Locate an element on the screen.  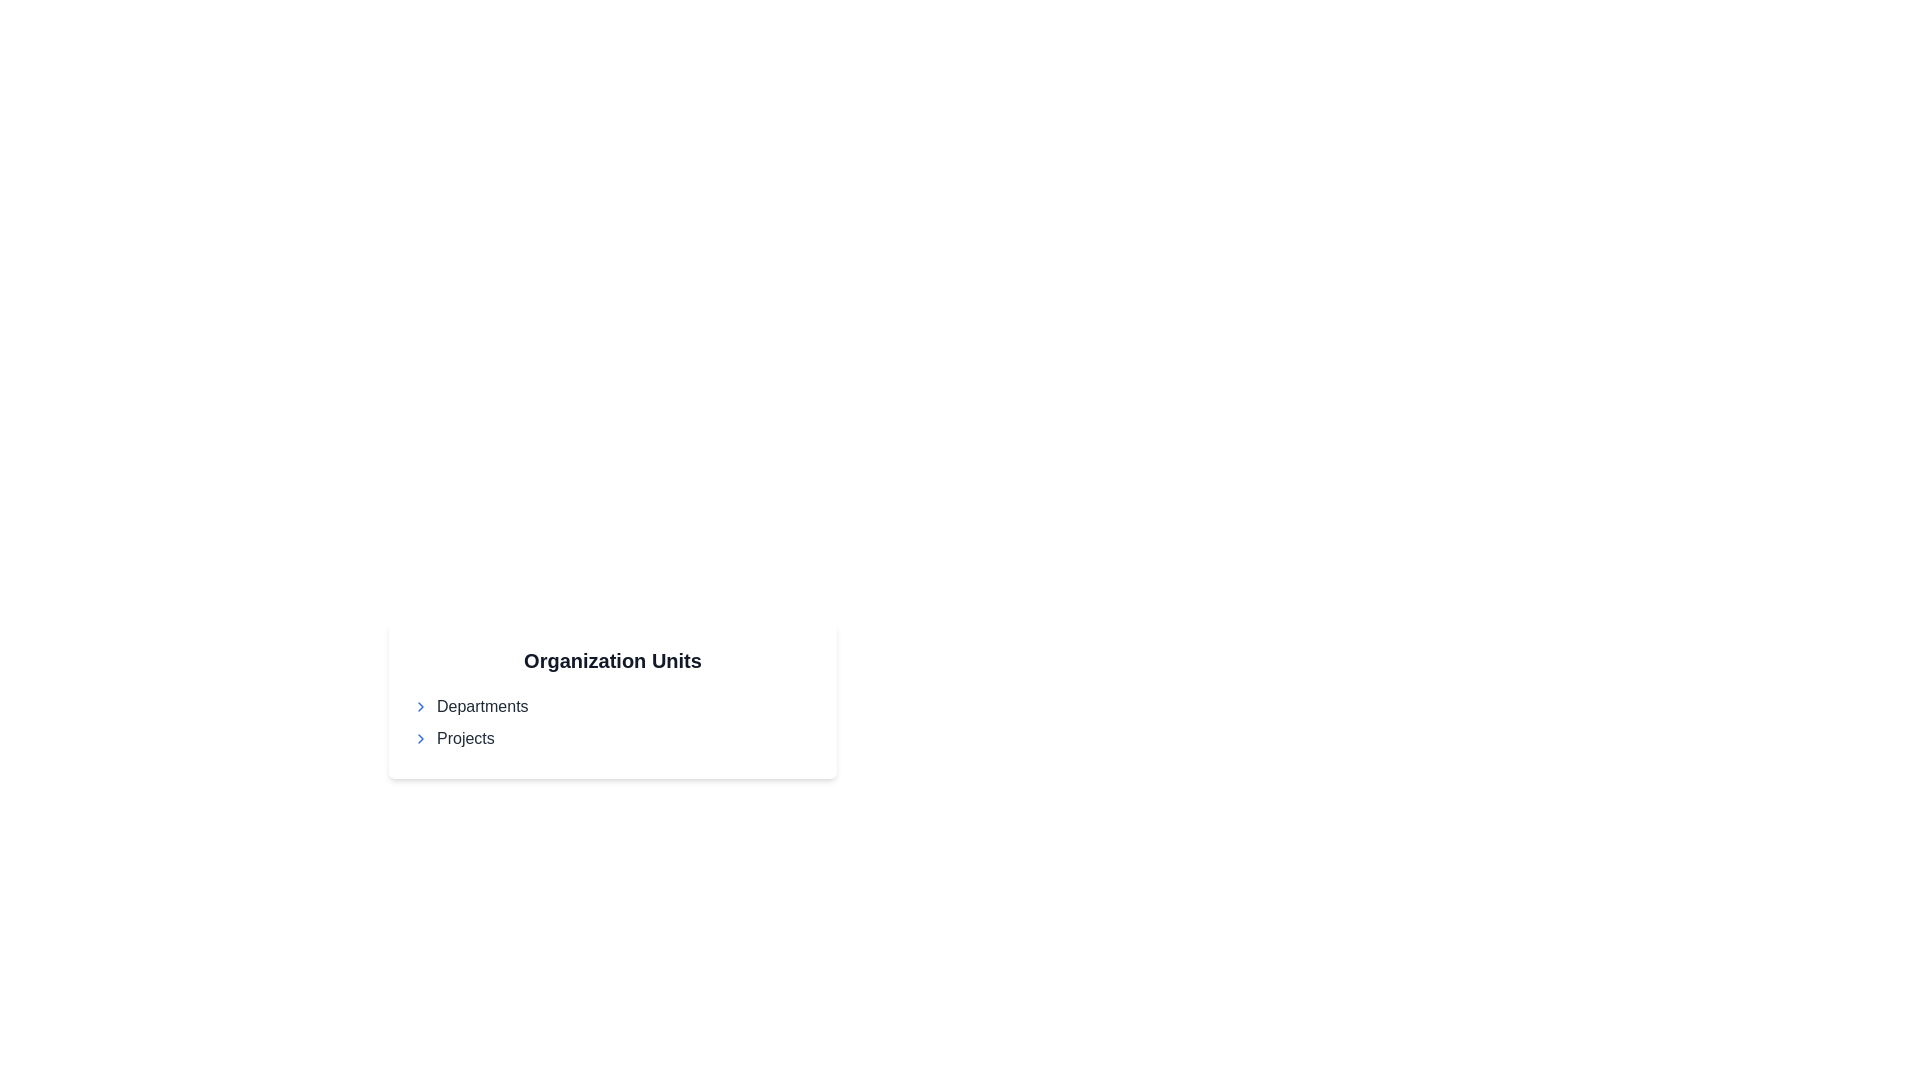
the 'Organization Units' text header, which is bold, large, and centered at the top of a white card layout is located at coordinates (612, 660).